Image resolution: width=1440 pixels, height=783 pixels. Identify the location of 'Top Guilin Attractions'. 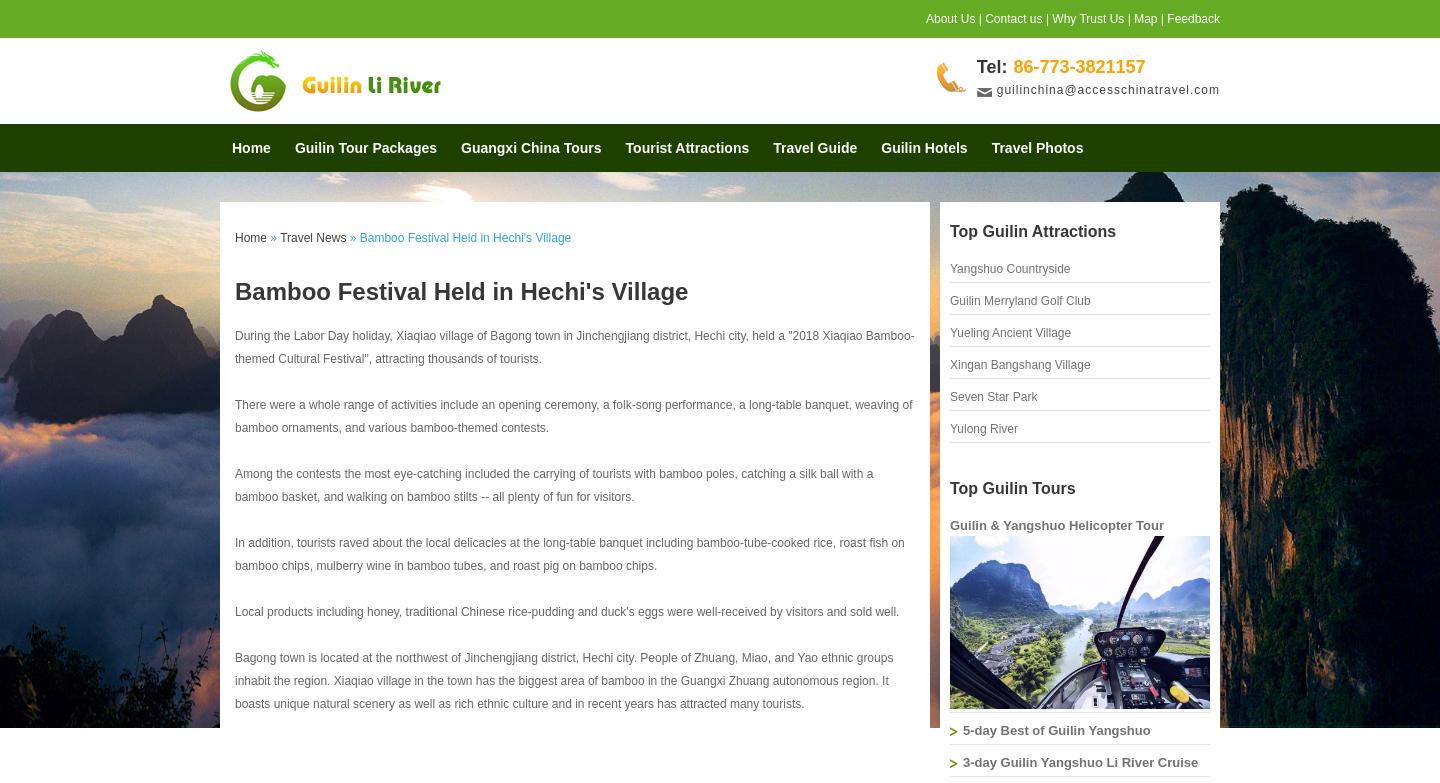
(1033, 231).